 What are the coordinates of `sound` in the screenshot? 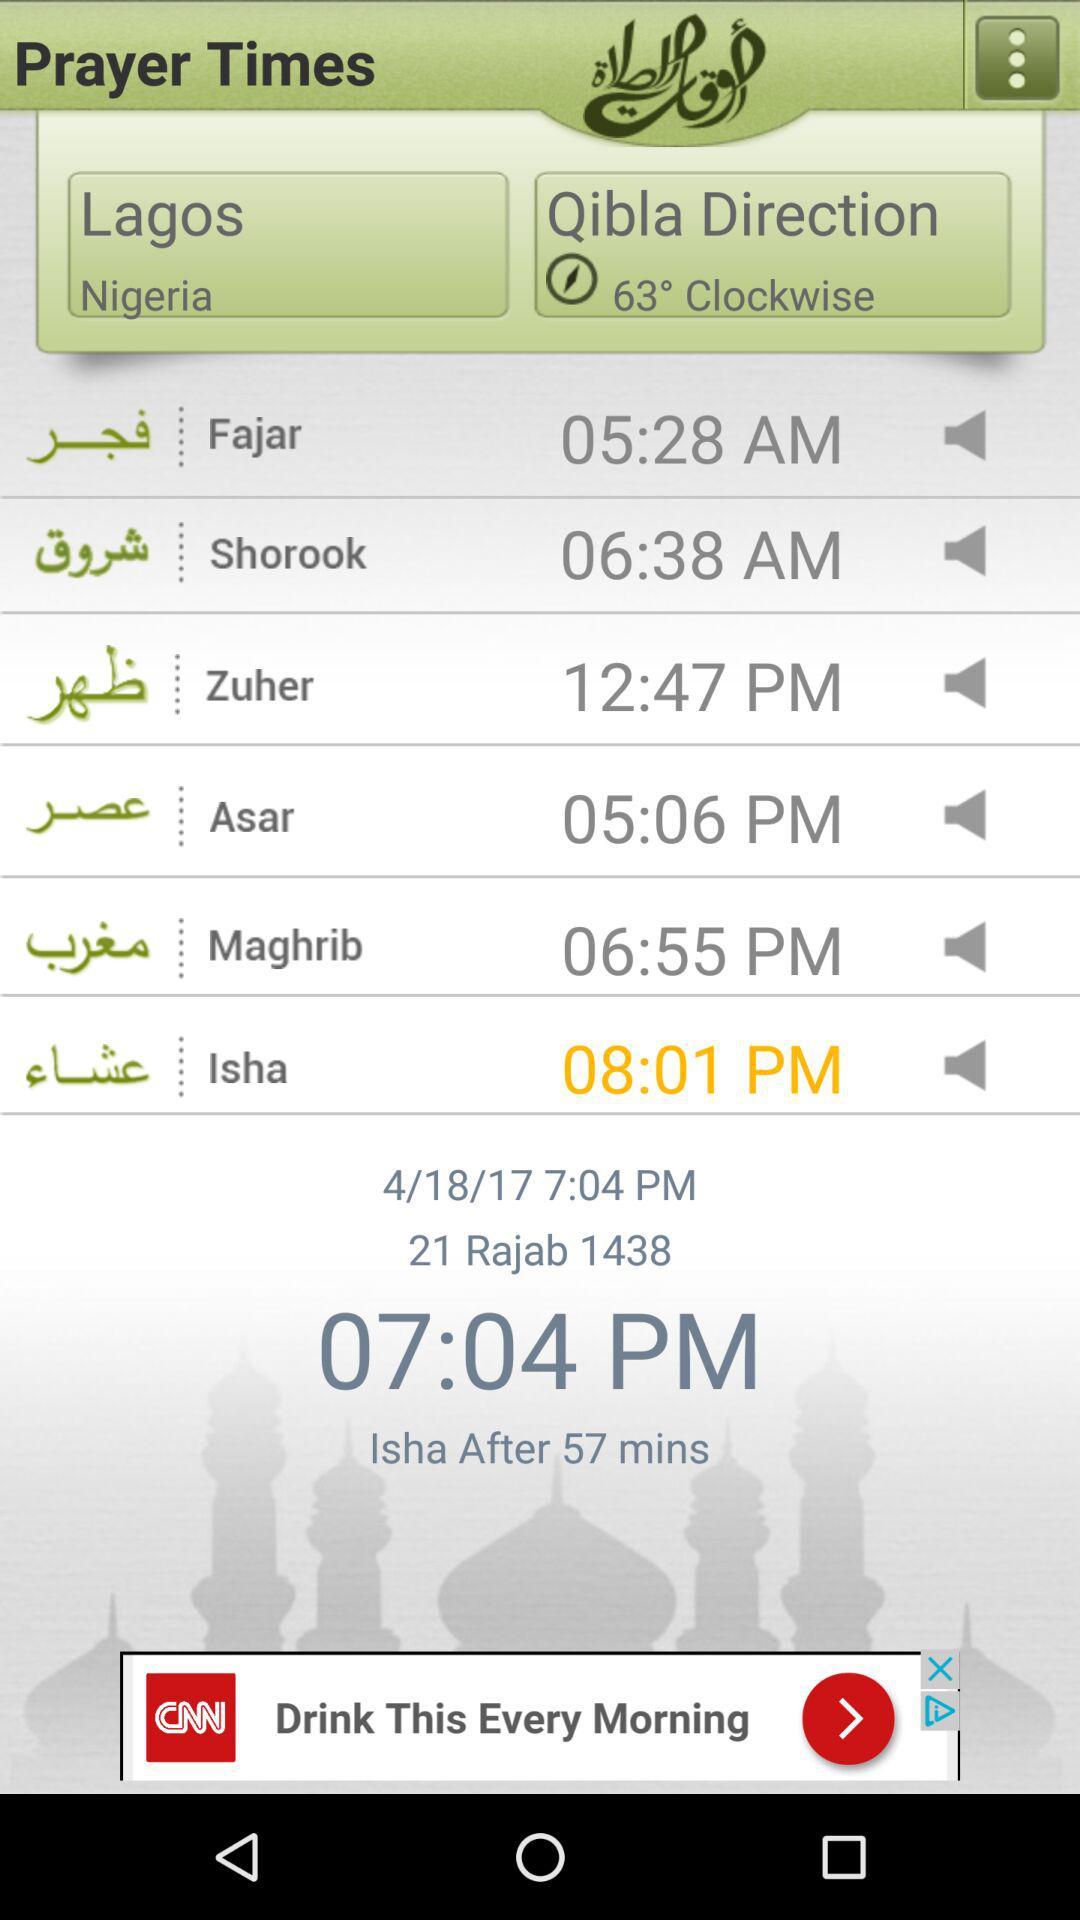 It's located at (981, 817).